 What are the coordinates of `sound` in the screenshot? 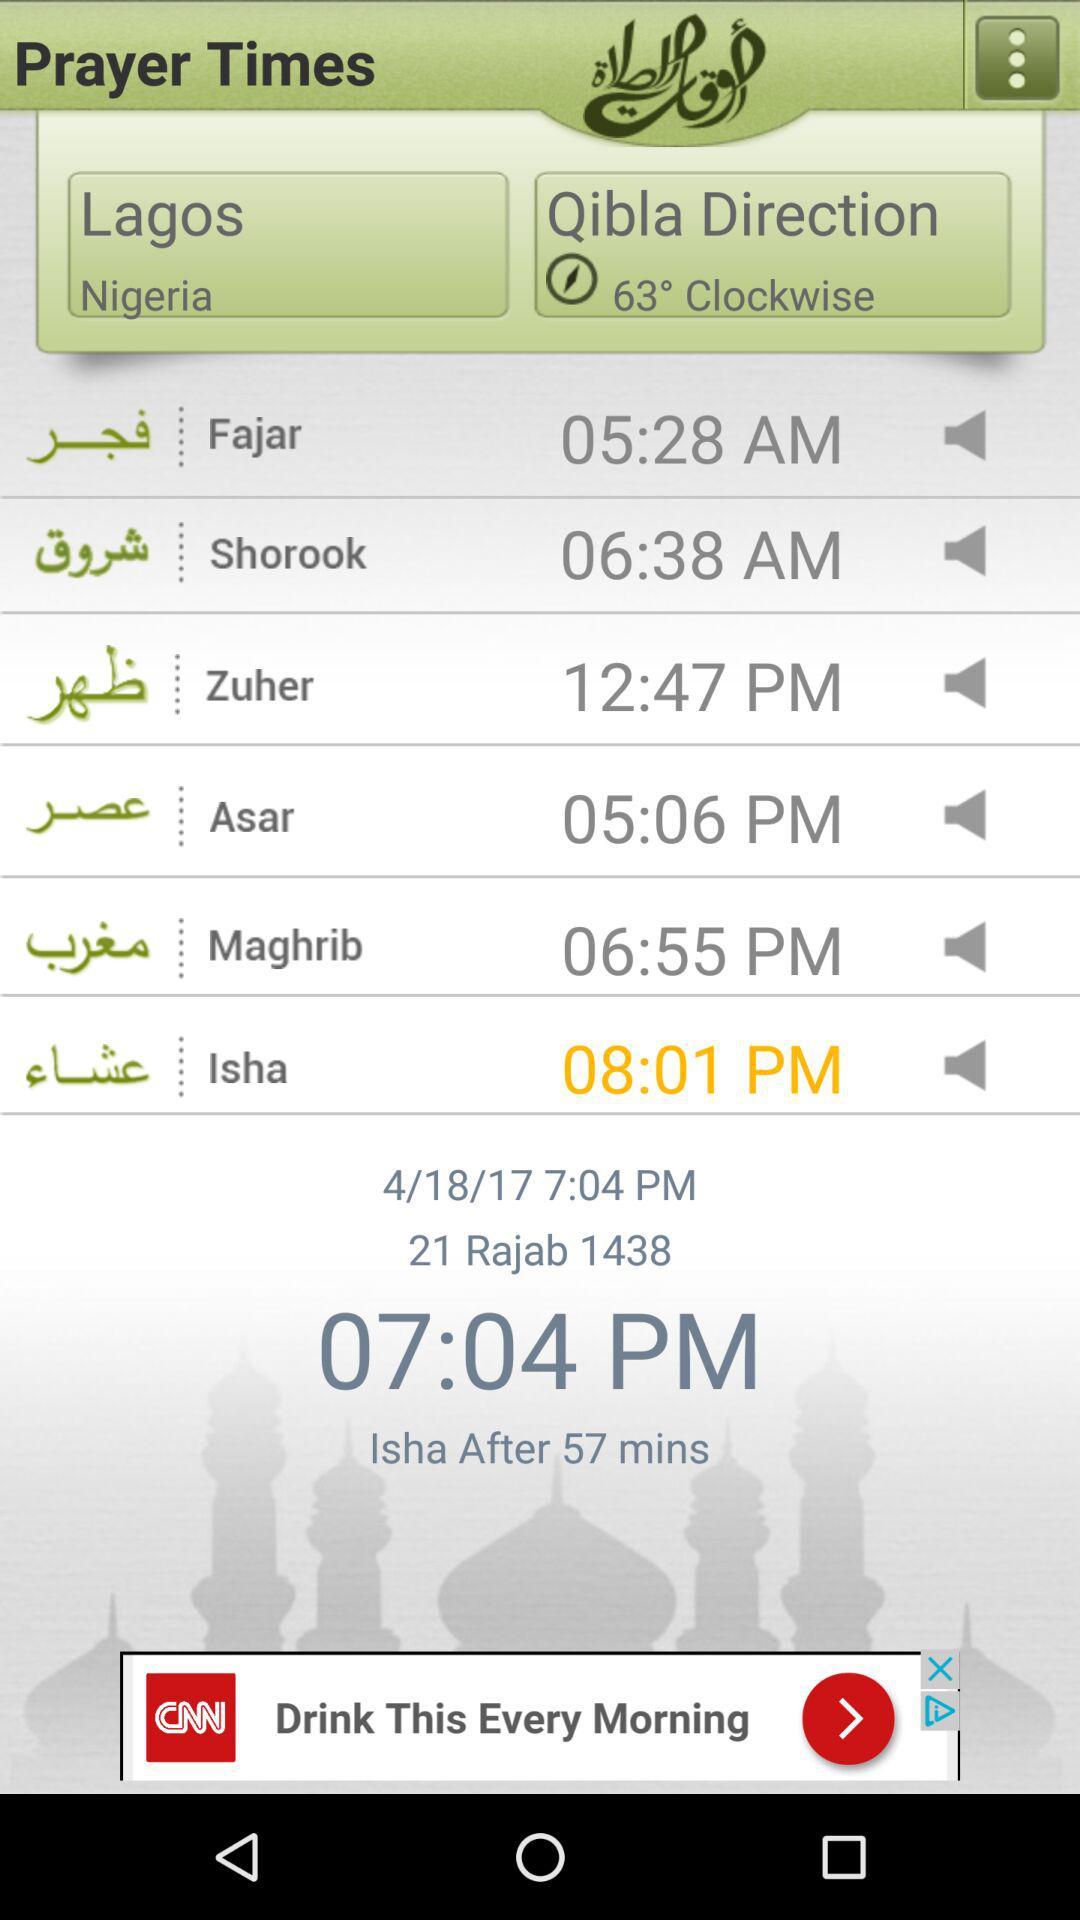 It's located at (981, 817).